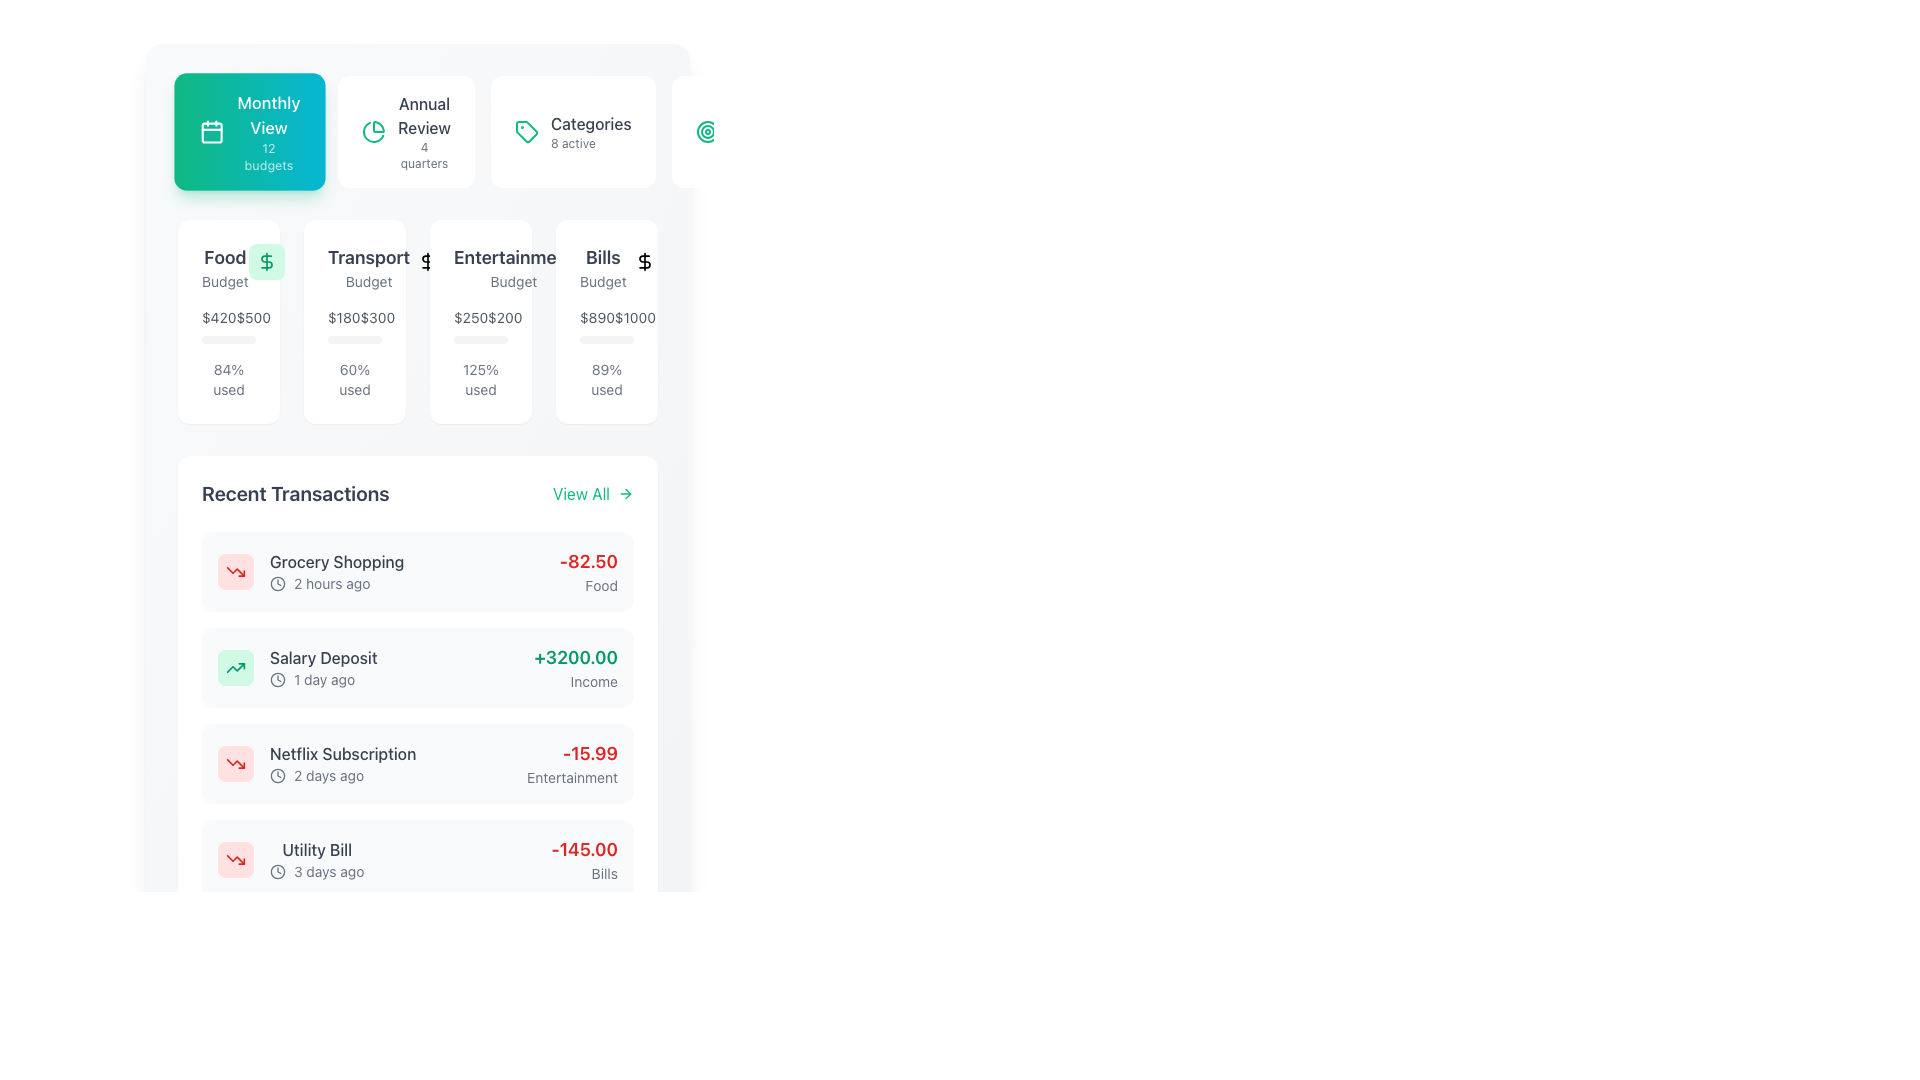  I want to click on the SVG Circle Element that forms the outer boundary of the clock icon located slightly below the middle of the visible panel in the 'Recent Transactions' section, to the left of the 'Salary Deposit' transaction entry, so click(277, 583).